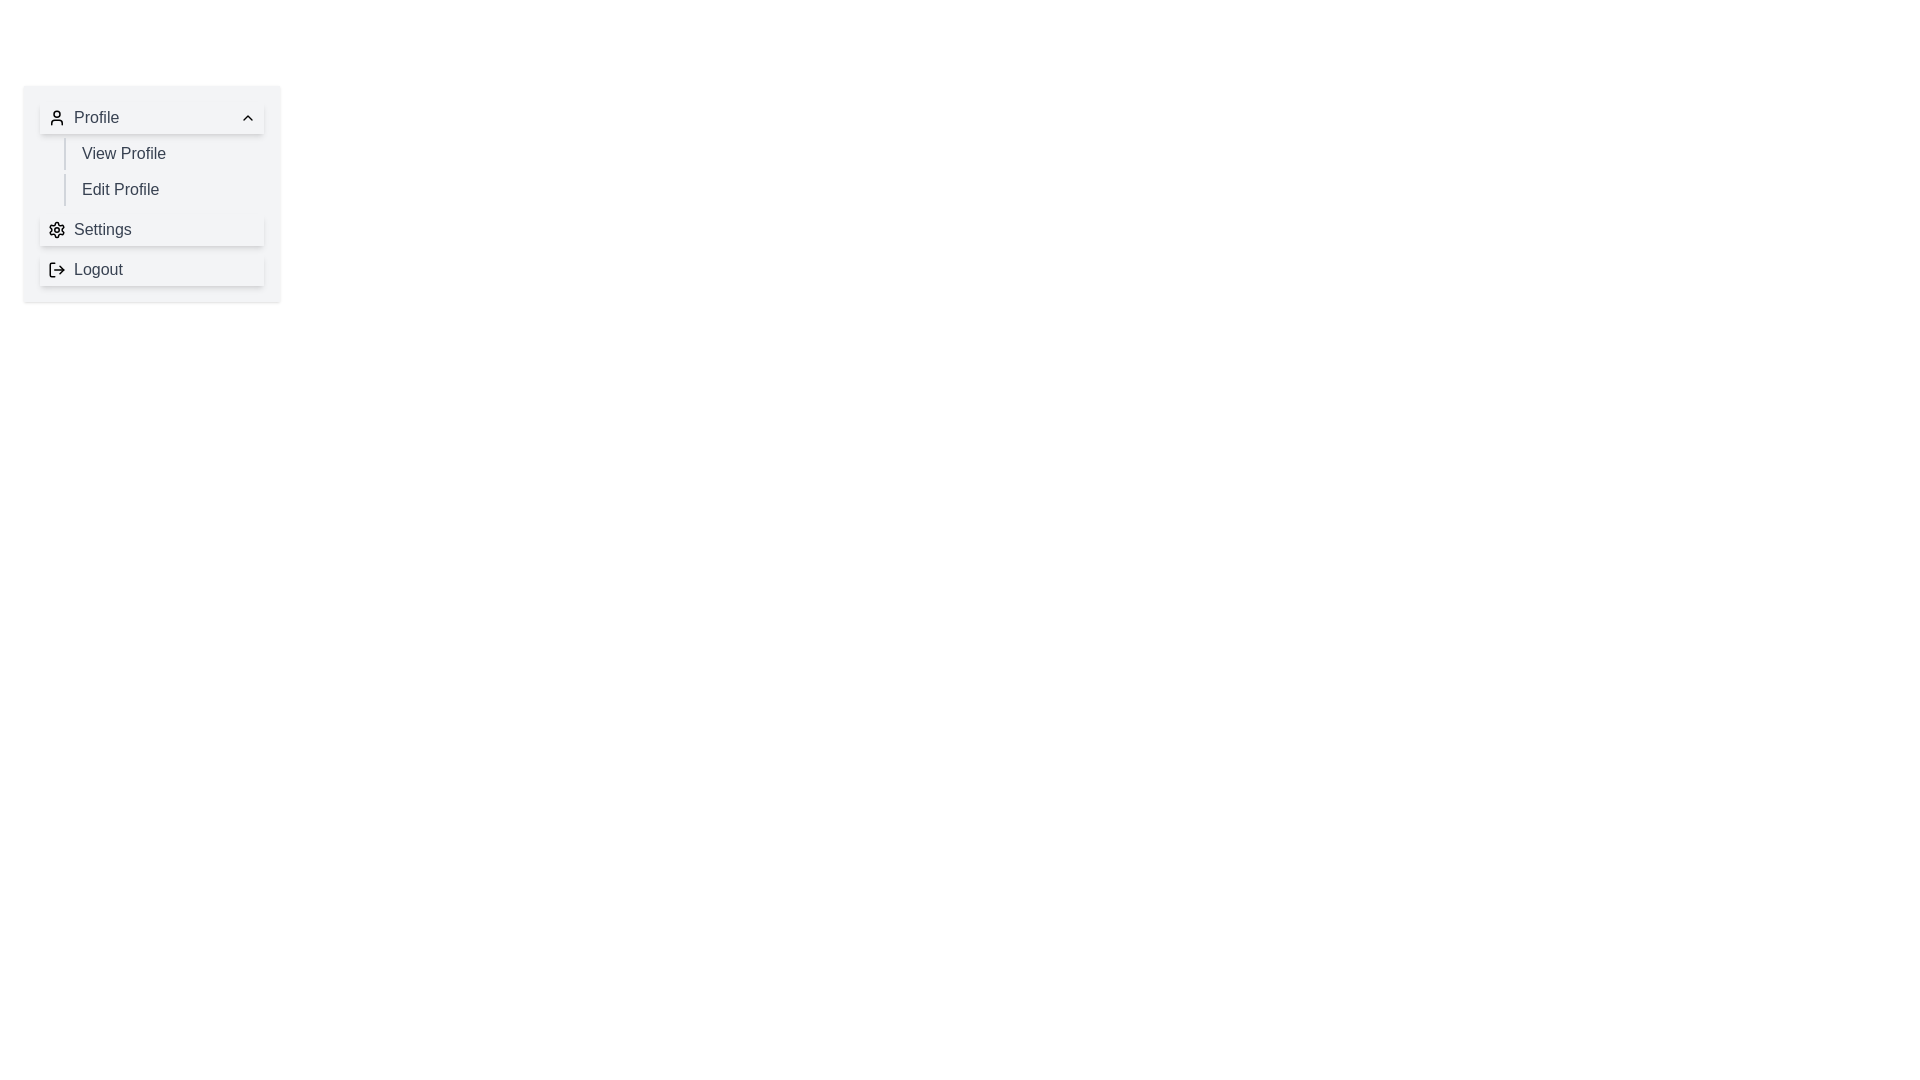  Describe the element at coordinates (95, 118) in the screenshot. I see `the 'Profile' text label, which is styled in gray font and located to the right of the user icon in the header area of the settings menu` at that location.